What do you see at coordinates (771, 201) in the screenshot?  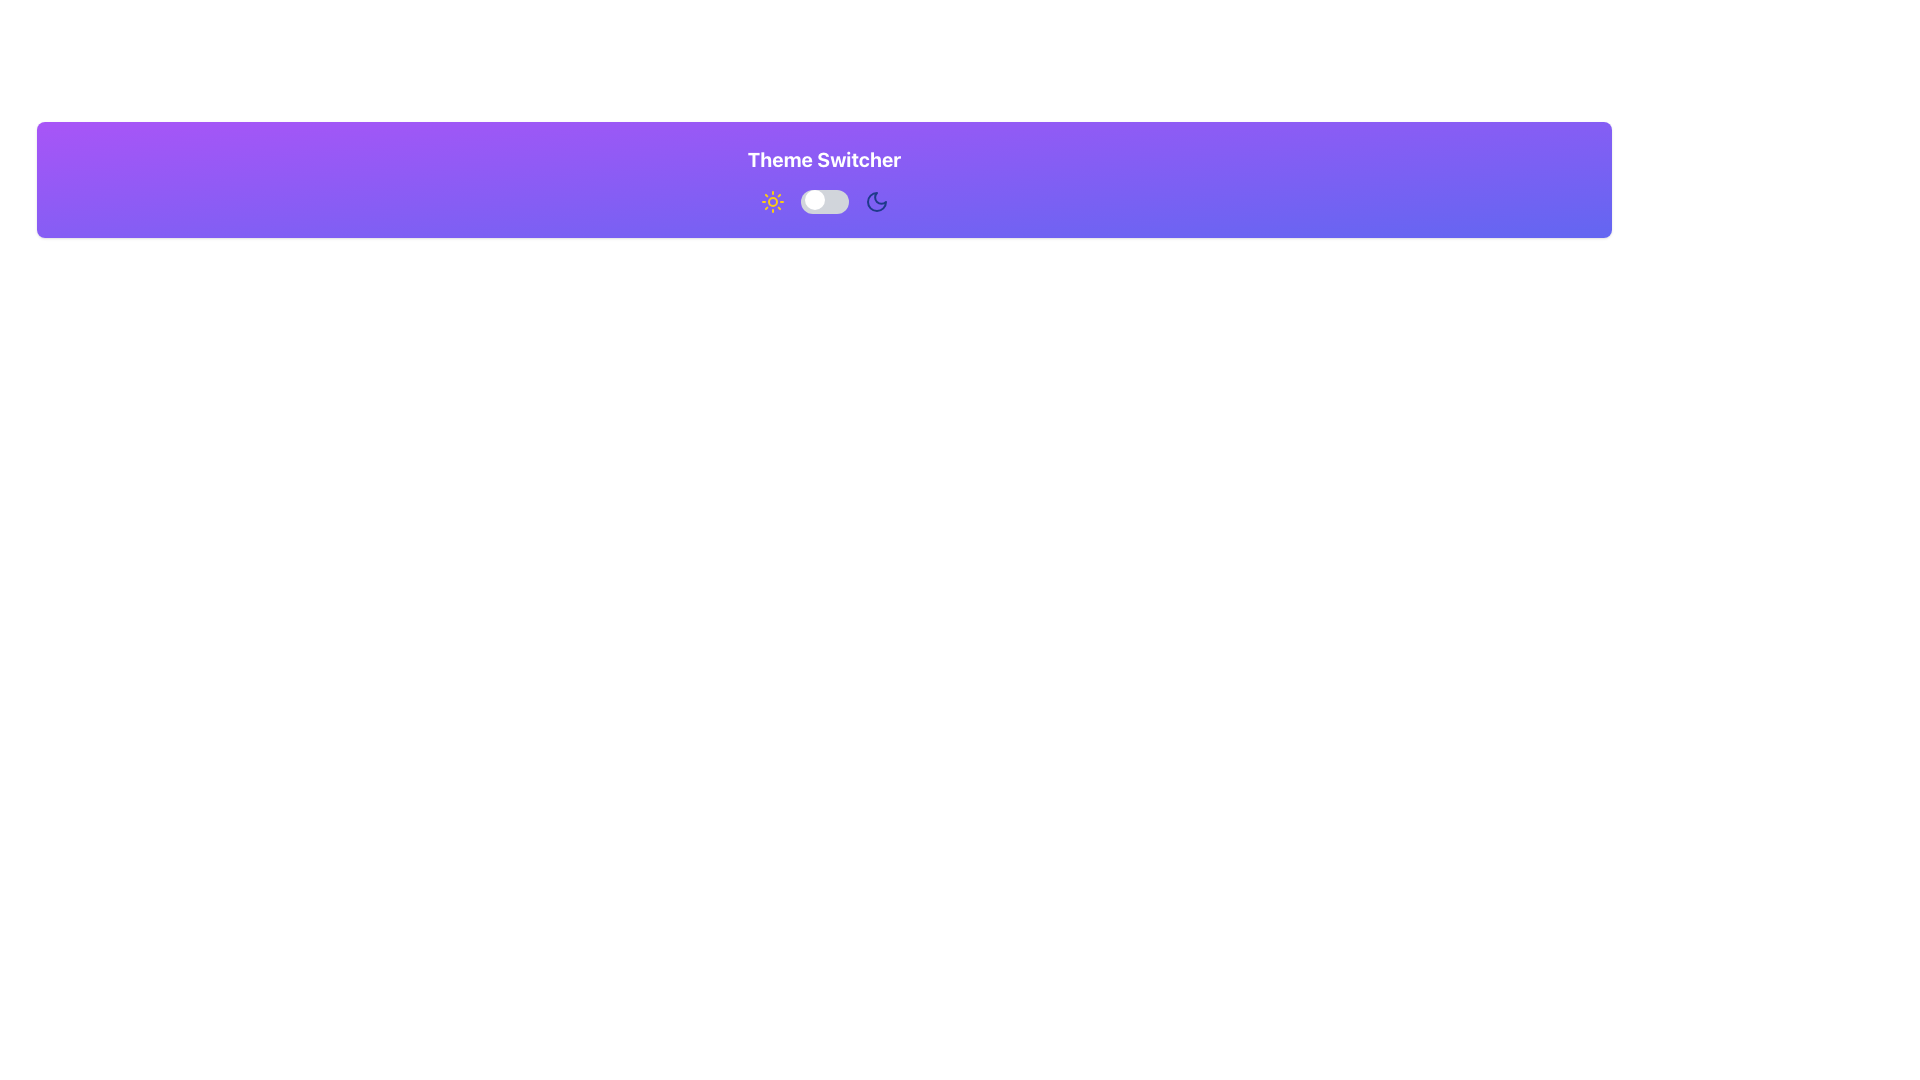 I see `the light mode icon in the theme switcher interface` at bounding box center [771, 201].